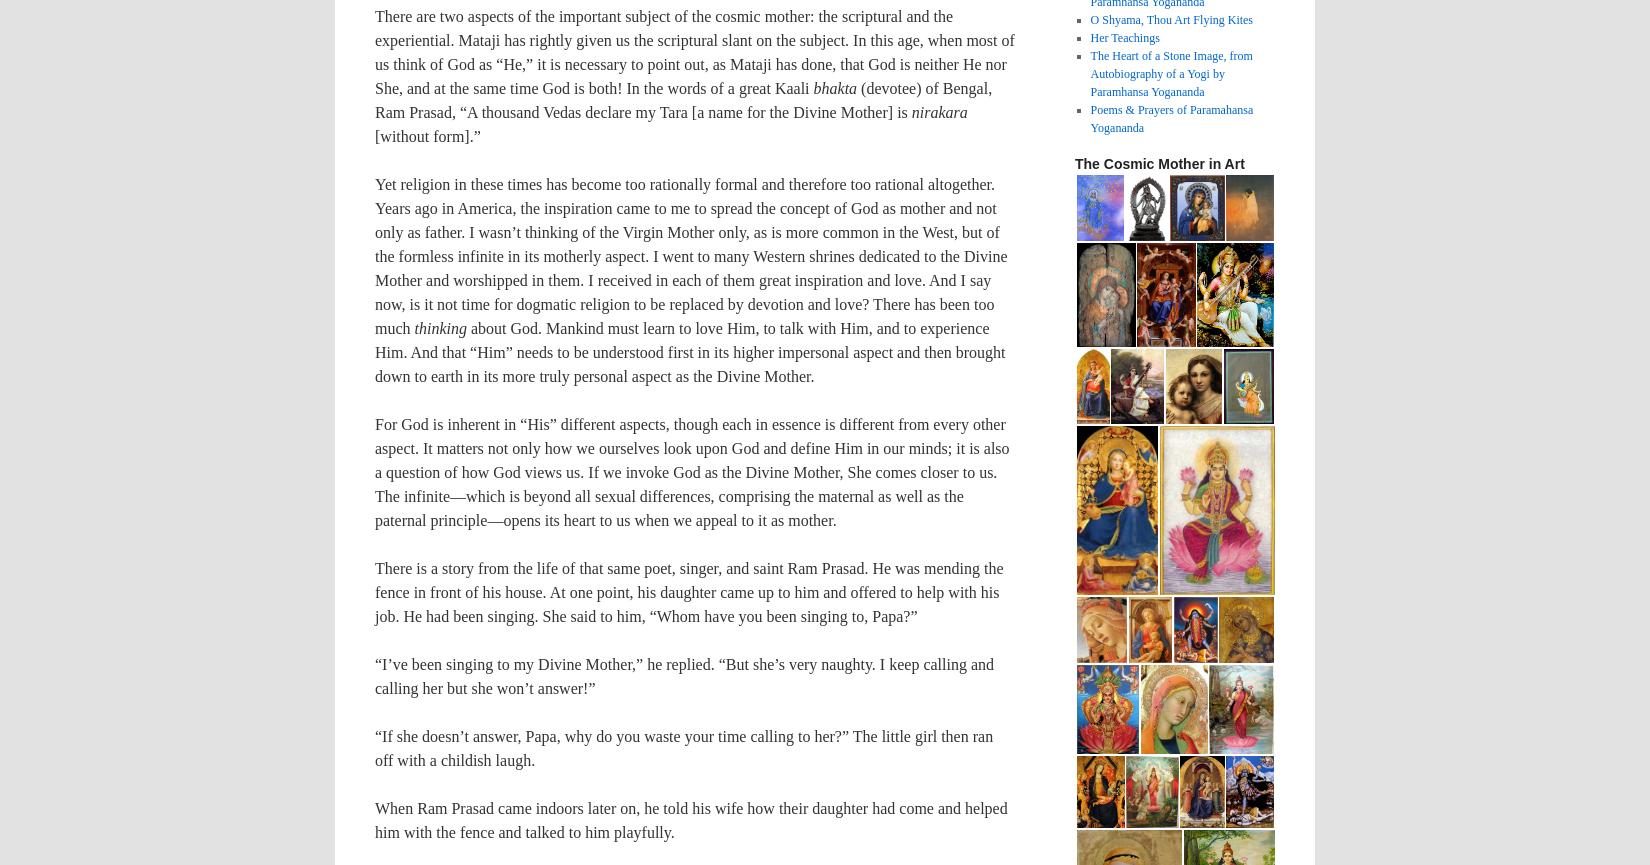 This screenshot has height=865, width=1650. I want to click on 'There are two aspects of the important subject of the cosmic mother: the scriptural and the experiential. Mataji has rightly given us the scriptural slant on the subject. In this age, when most of us think of God as “He,” it is necessary to point out, as Mataji has done, that God is neither He nor She, and at the same time God is both! In the words of a great Kaali', so click(693, 52).